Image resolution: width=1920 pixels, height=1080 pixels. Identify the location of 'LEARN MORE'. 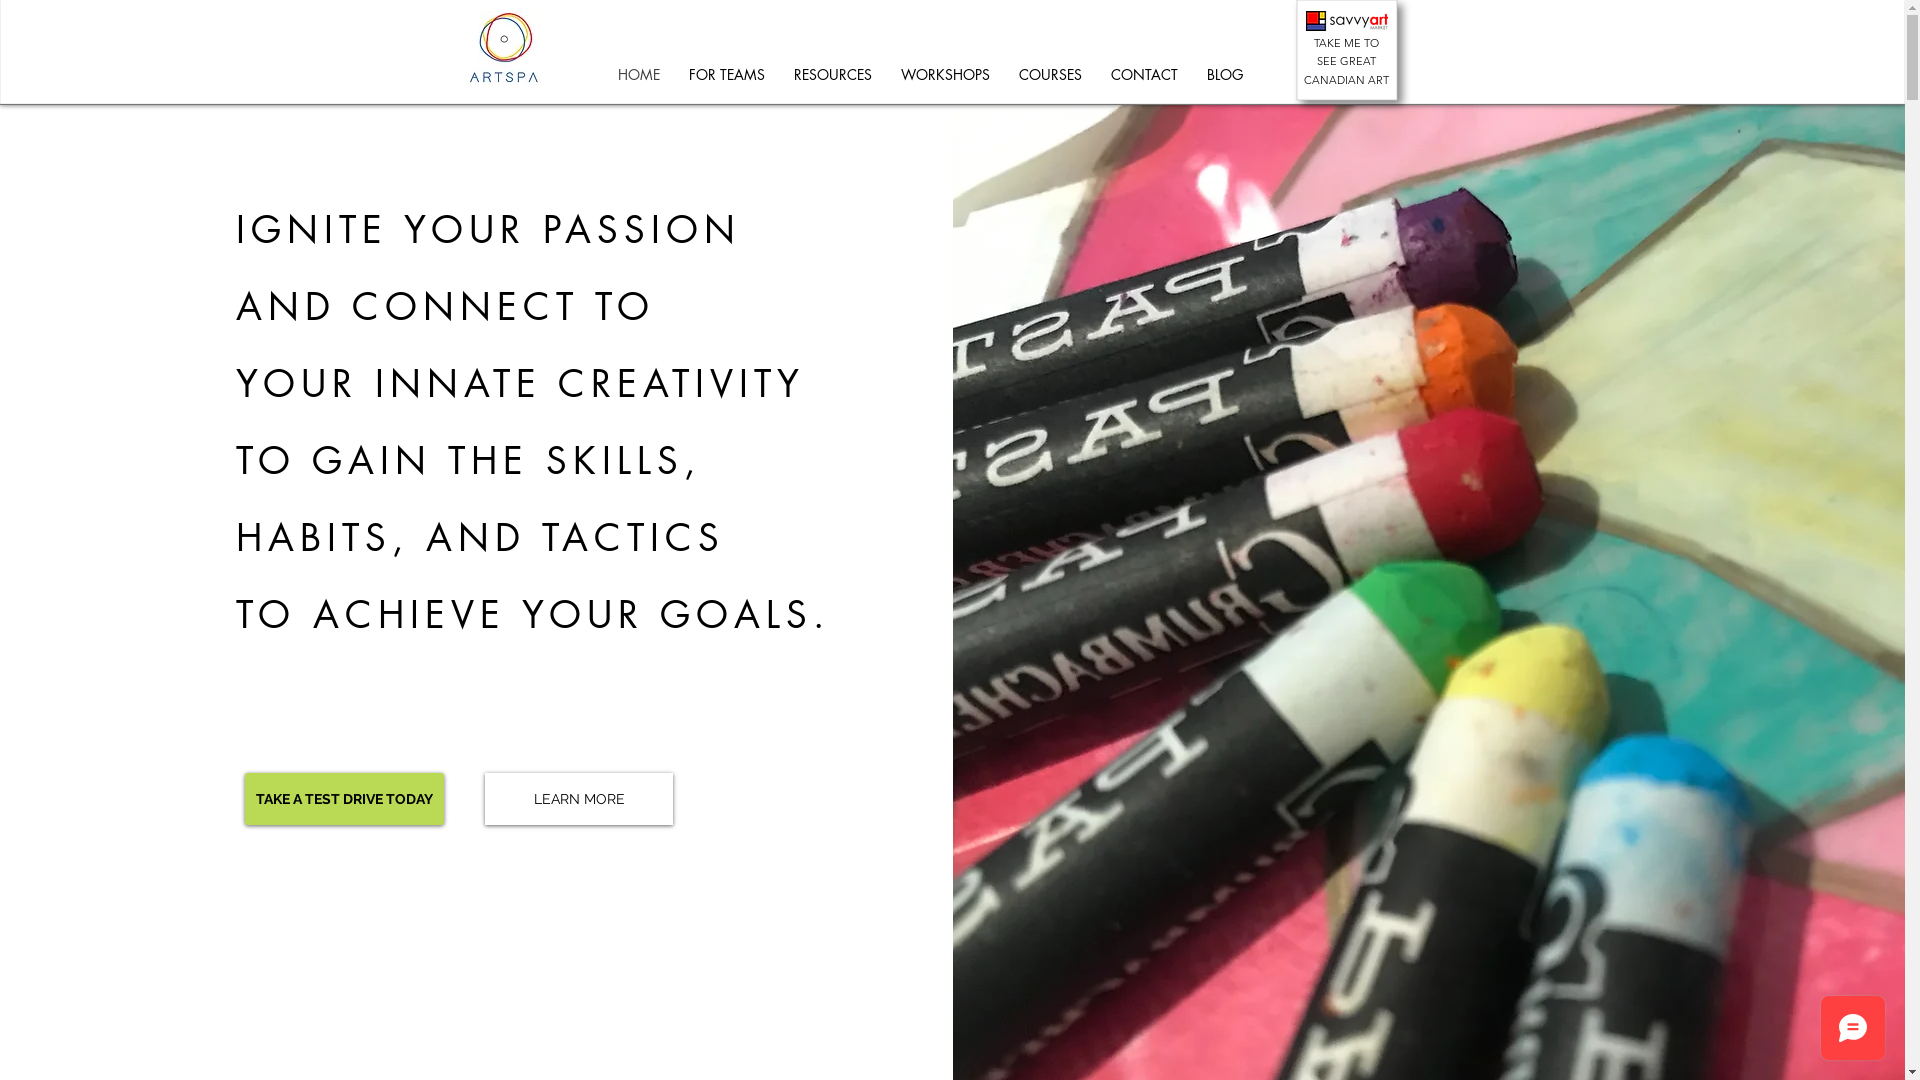
(578, 797).